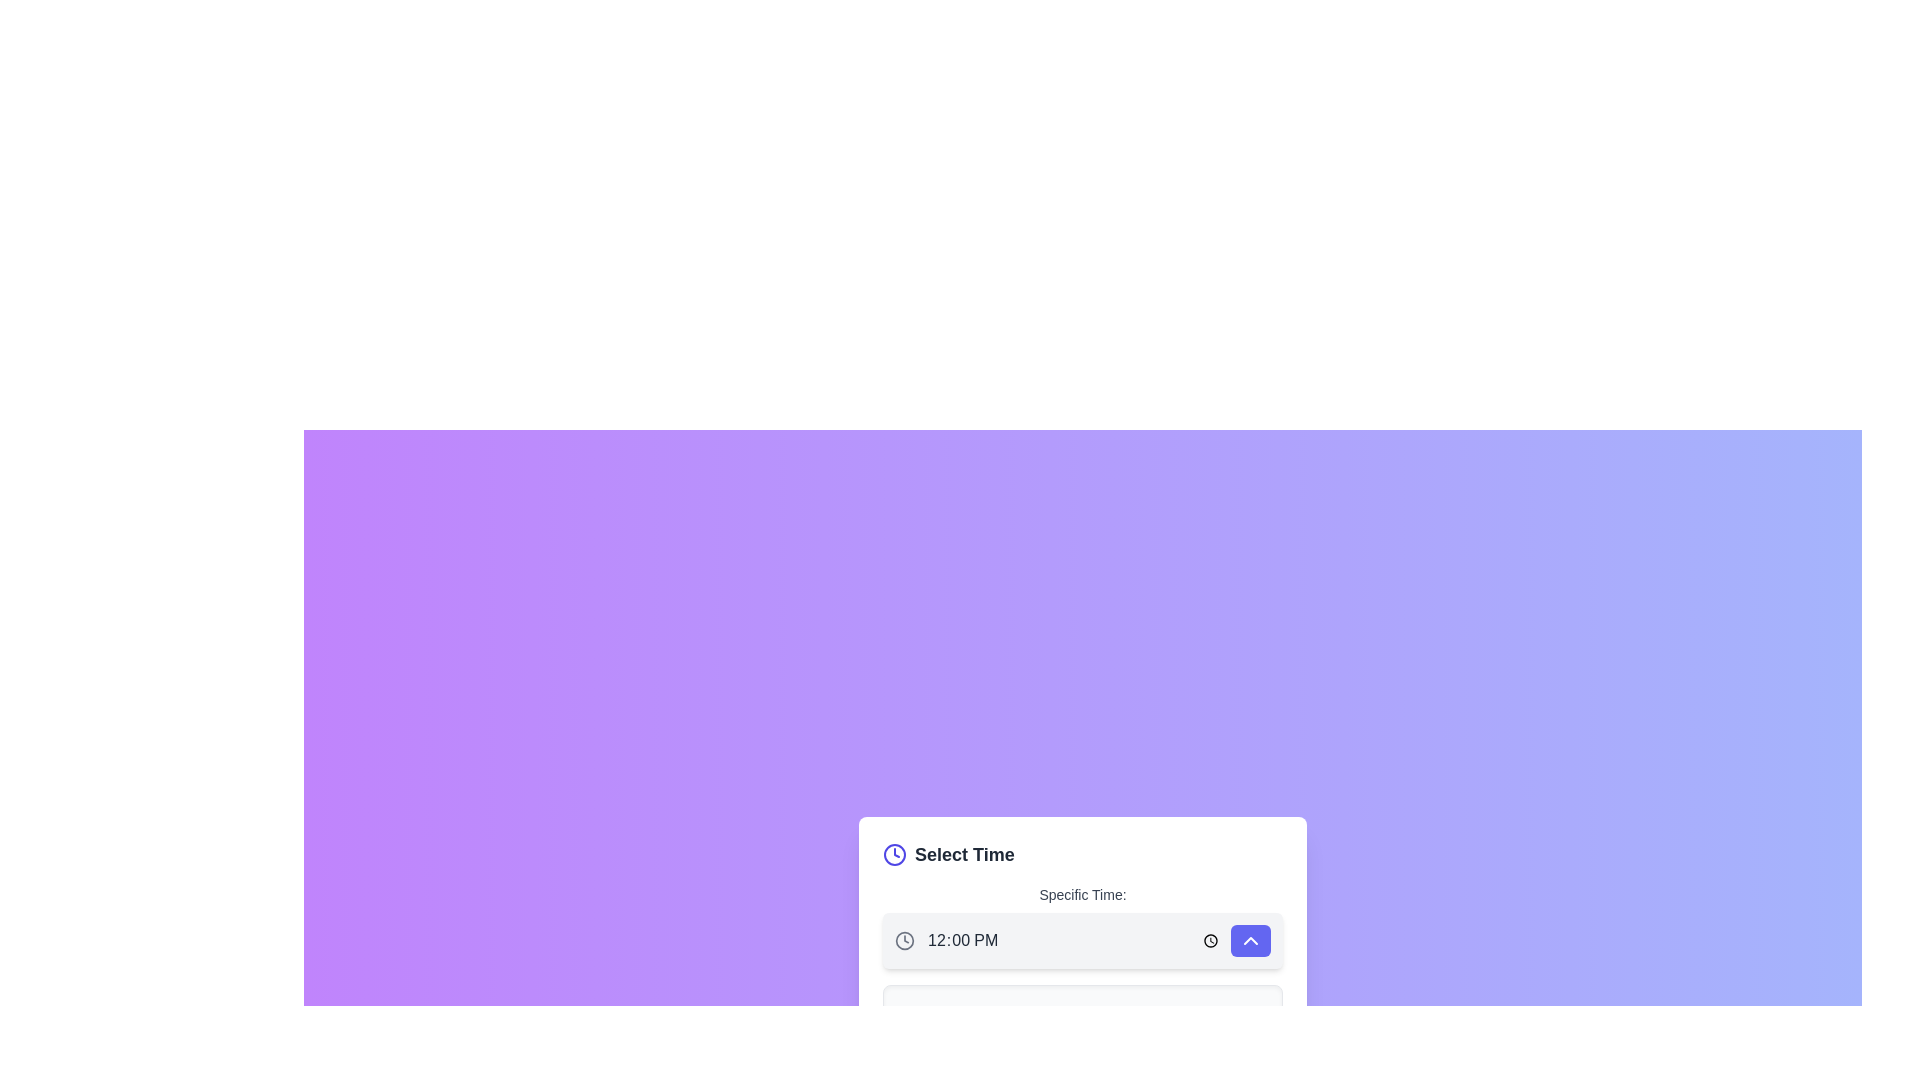 This screenshot has height=1080, width=1920. Describe the element at coordinates (1250, 941) in the screenshot. I see `the increment button located to the right of the time input field displaying '12:00 PM' to increase the time value` at that location.